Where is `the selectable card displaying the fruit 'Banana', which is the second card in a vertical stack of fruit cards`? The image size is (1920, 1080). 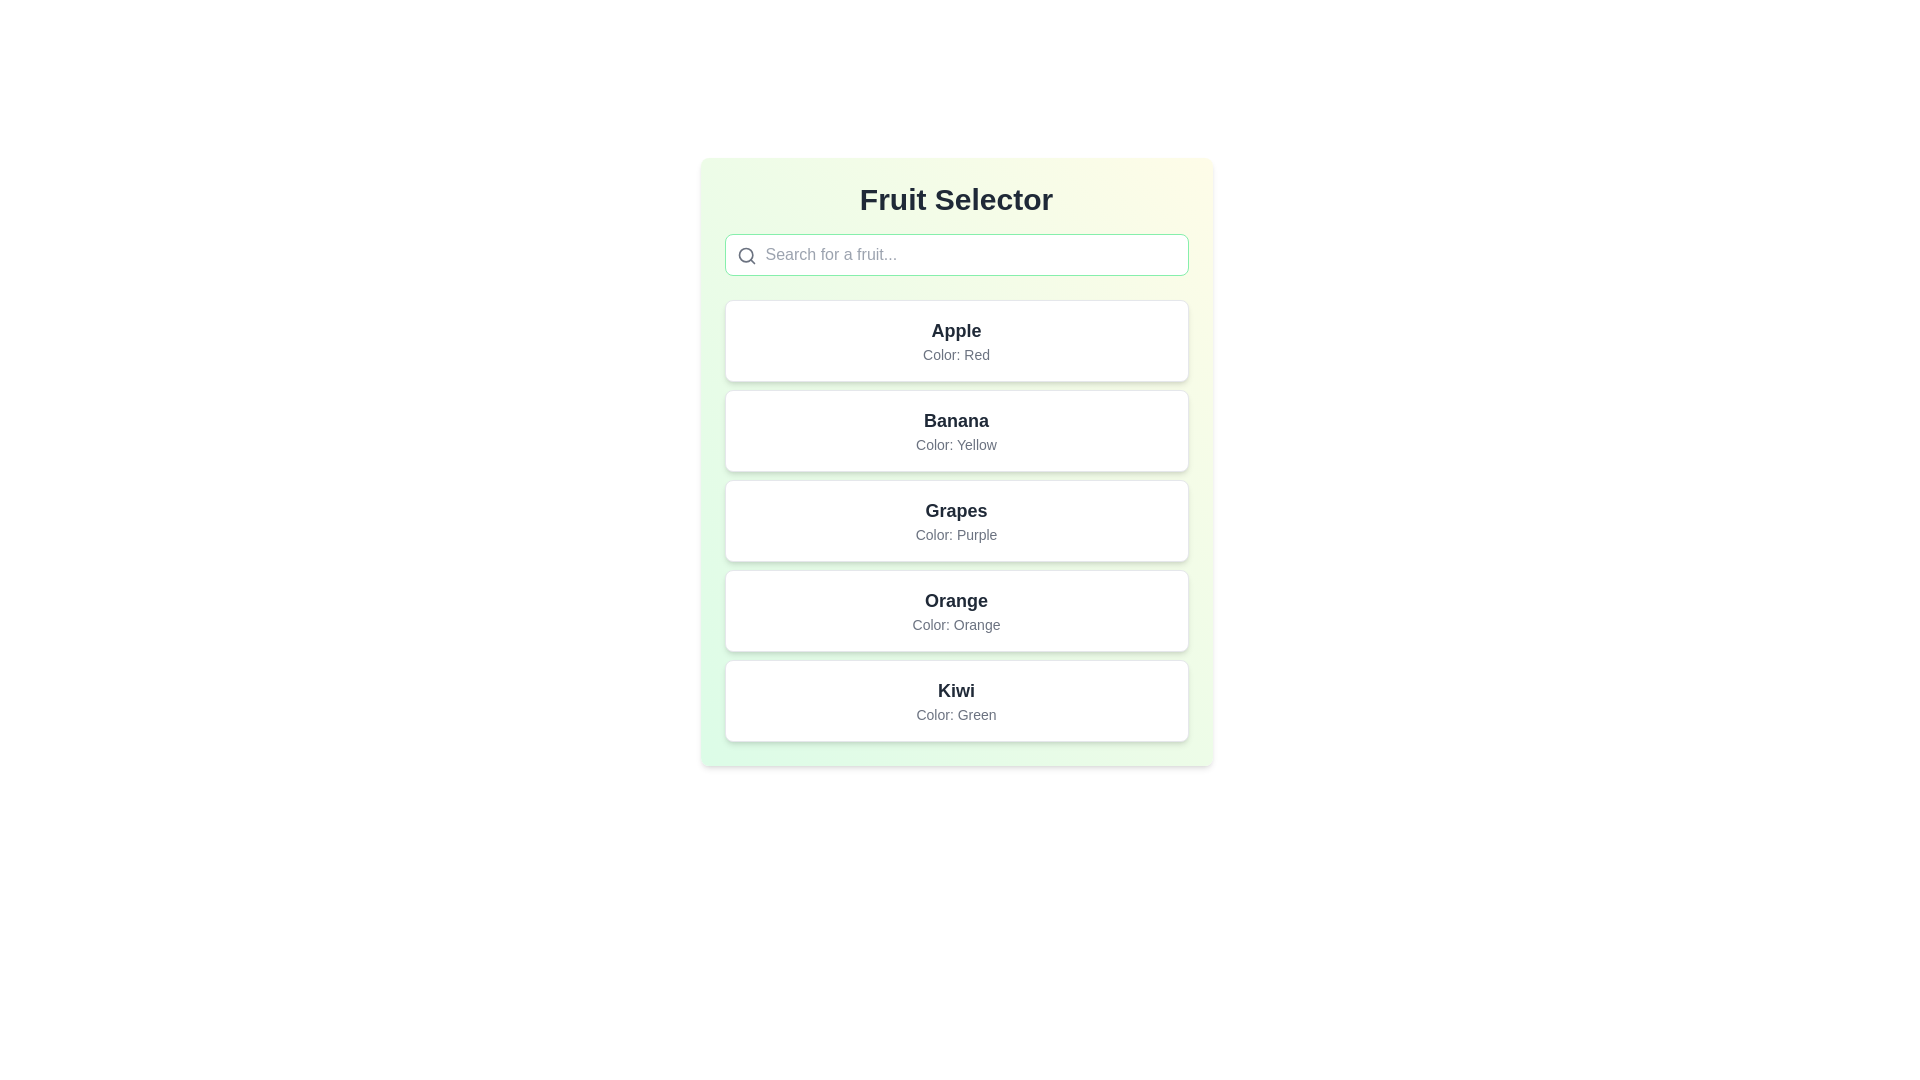
the selectable card displaying the fruit 'Banana', which is the second card in a vertical stack of fruit cards is located at coordinates (955, 430).